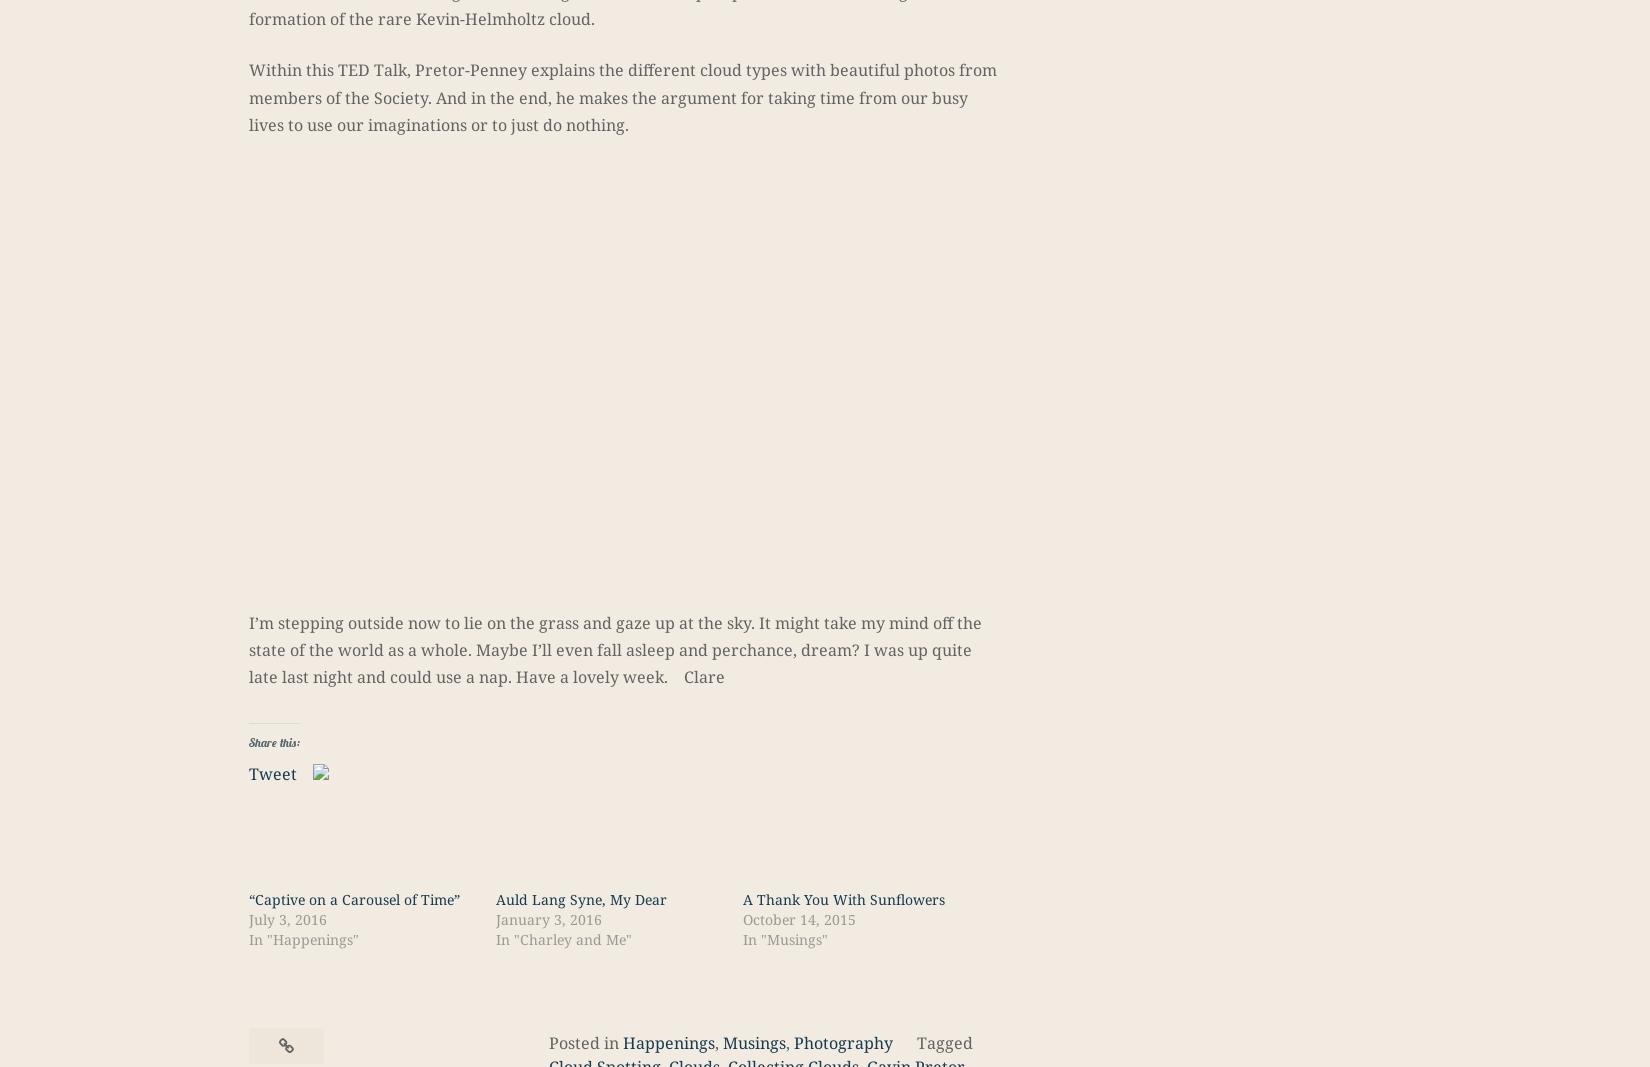  I want to click on 'Within this TED Talk, Pretor-Penney explains the different cloud types with beautiful photos from members of the Society. And in the end, he makes the argument for taking time from our busy lives to use our imaginations or to just do nothing.', so click(622, 95).